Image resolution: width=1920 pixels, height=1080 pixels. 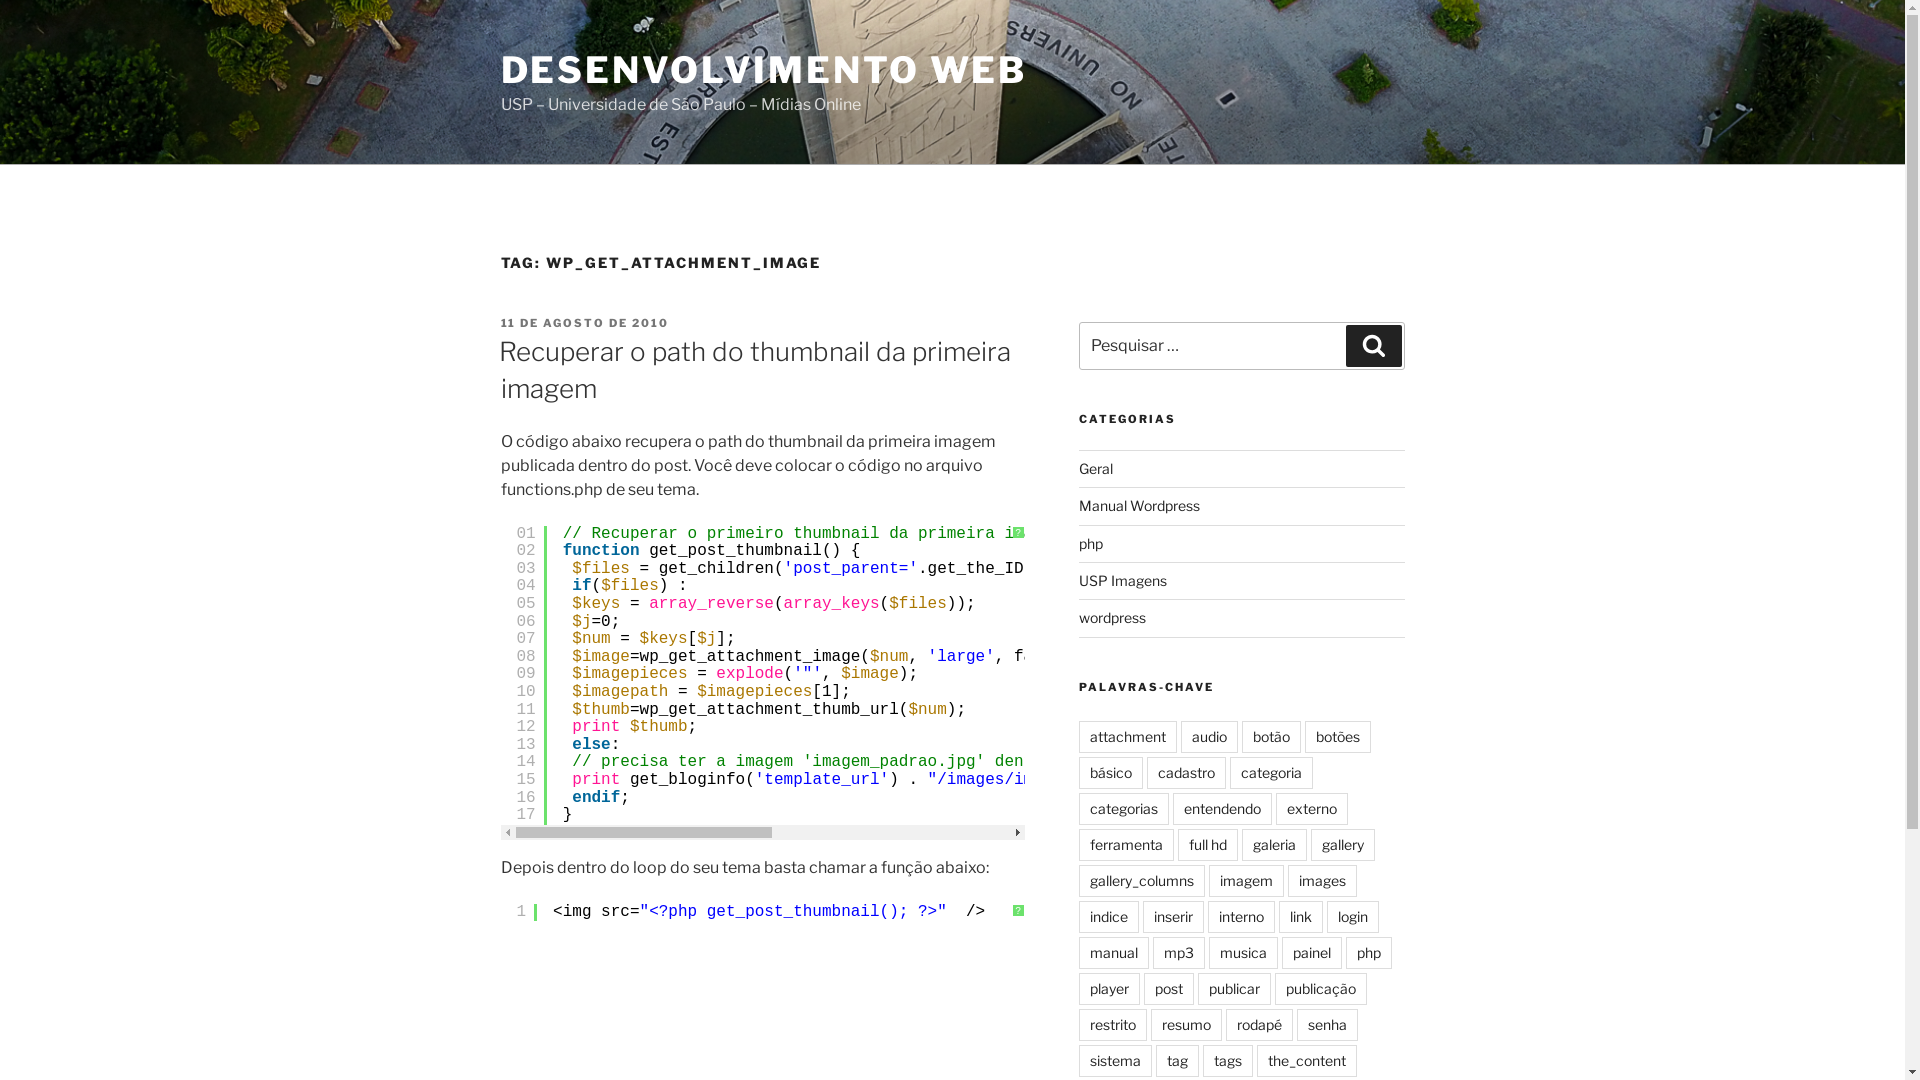 I want to click on 'login', so click(x=1326, y=917).